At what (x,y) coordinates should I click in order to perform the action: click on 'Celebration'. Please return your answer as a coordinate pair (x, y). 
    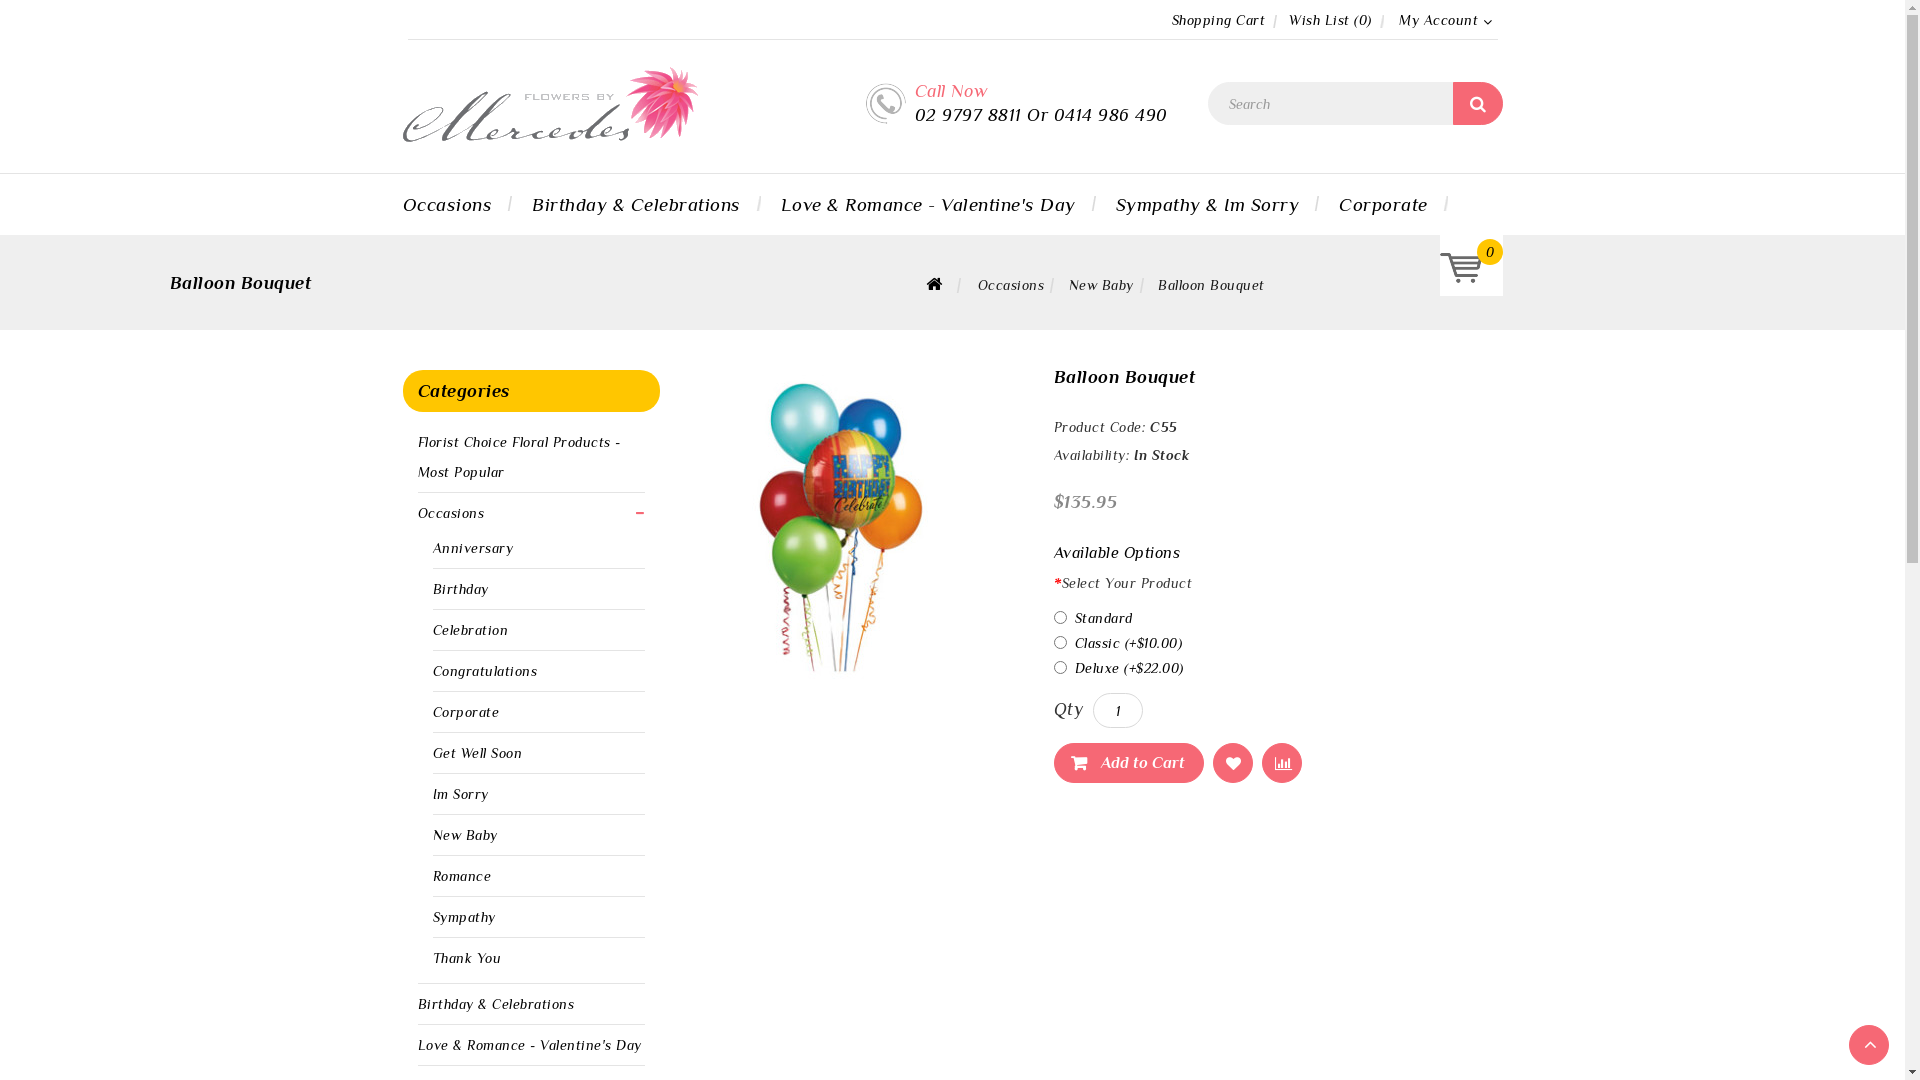
    Looking at the image, I should click on (431, 628).